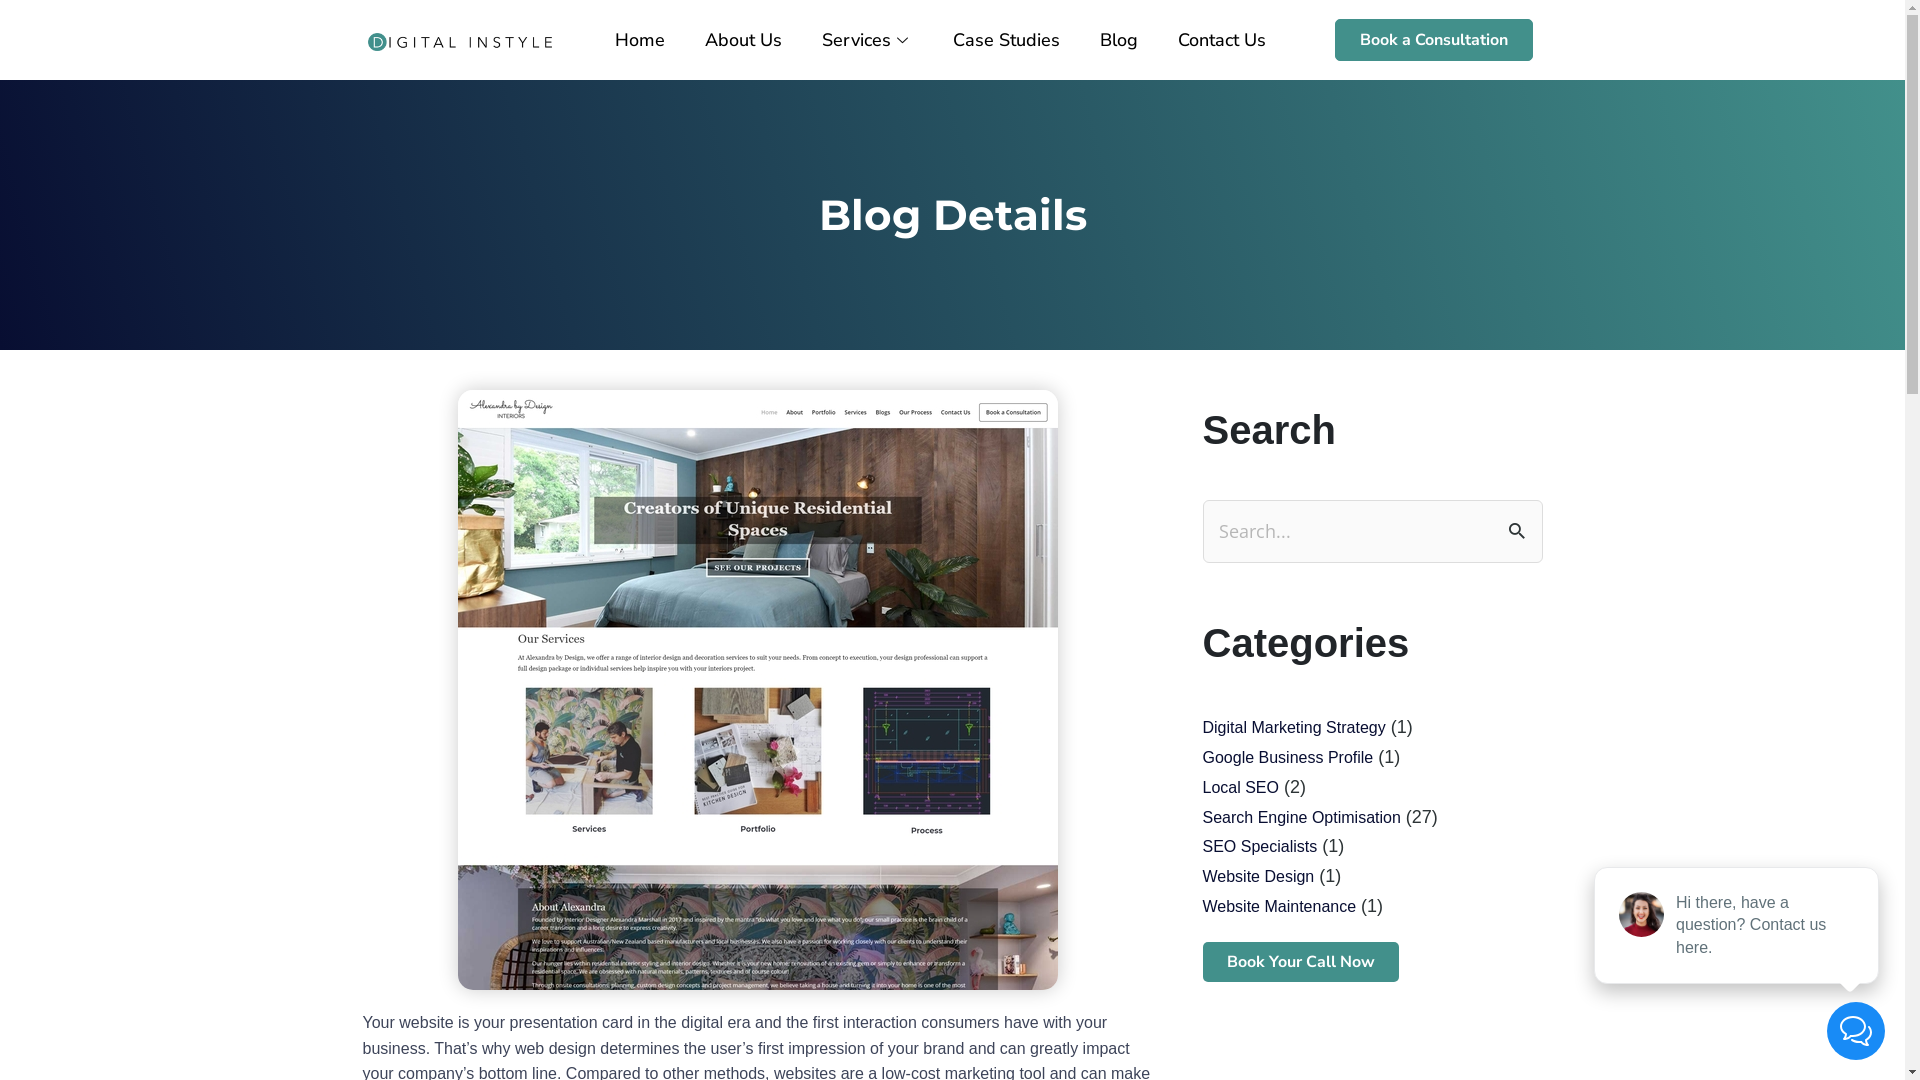 Image resolution: width=1920 pixels, height=1080 pixels. What do you see at coordinates (867, 39) in the screenshot?
I see `'Services'` at bounding box center [867, 39].